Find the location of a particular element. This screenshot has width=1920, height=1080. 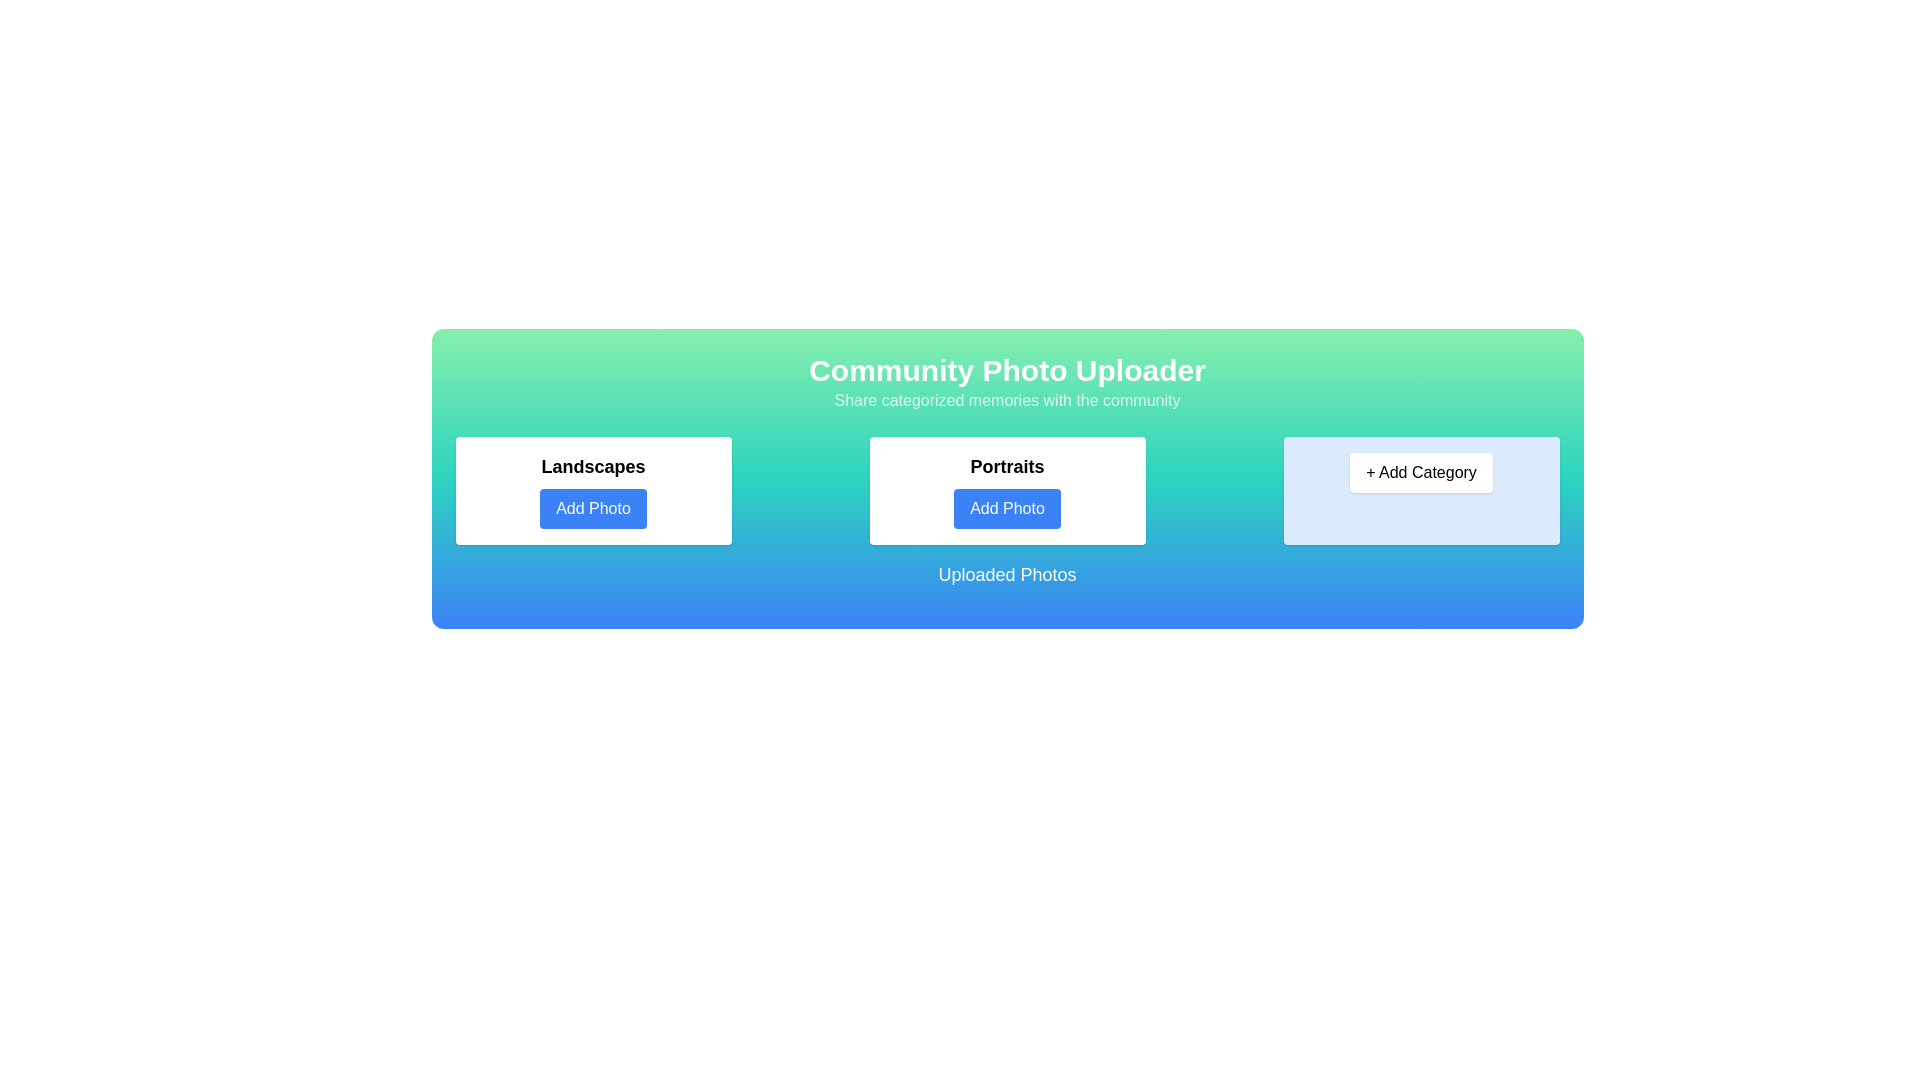

the title text label indicating the purpose of the community-driven photo uploading platform, located at the top of the interface is located at coordinates (1007, 370).